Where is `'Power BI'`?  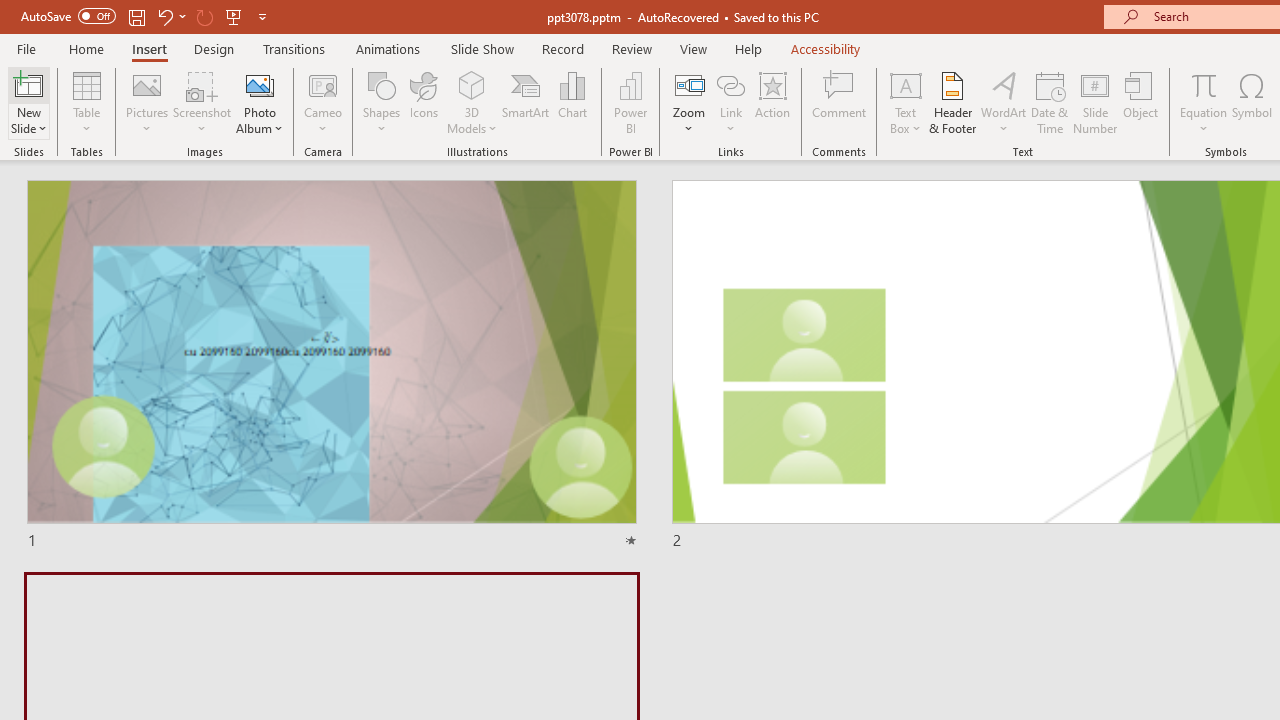 'Power BI' is located at coordinates (630, 103).